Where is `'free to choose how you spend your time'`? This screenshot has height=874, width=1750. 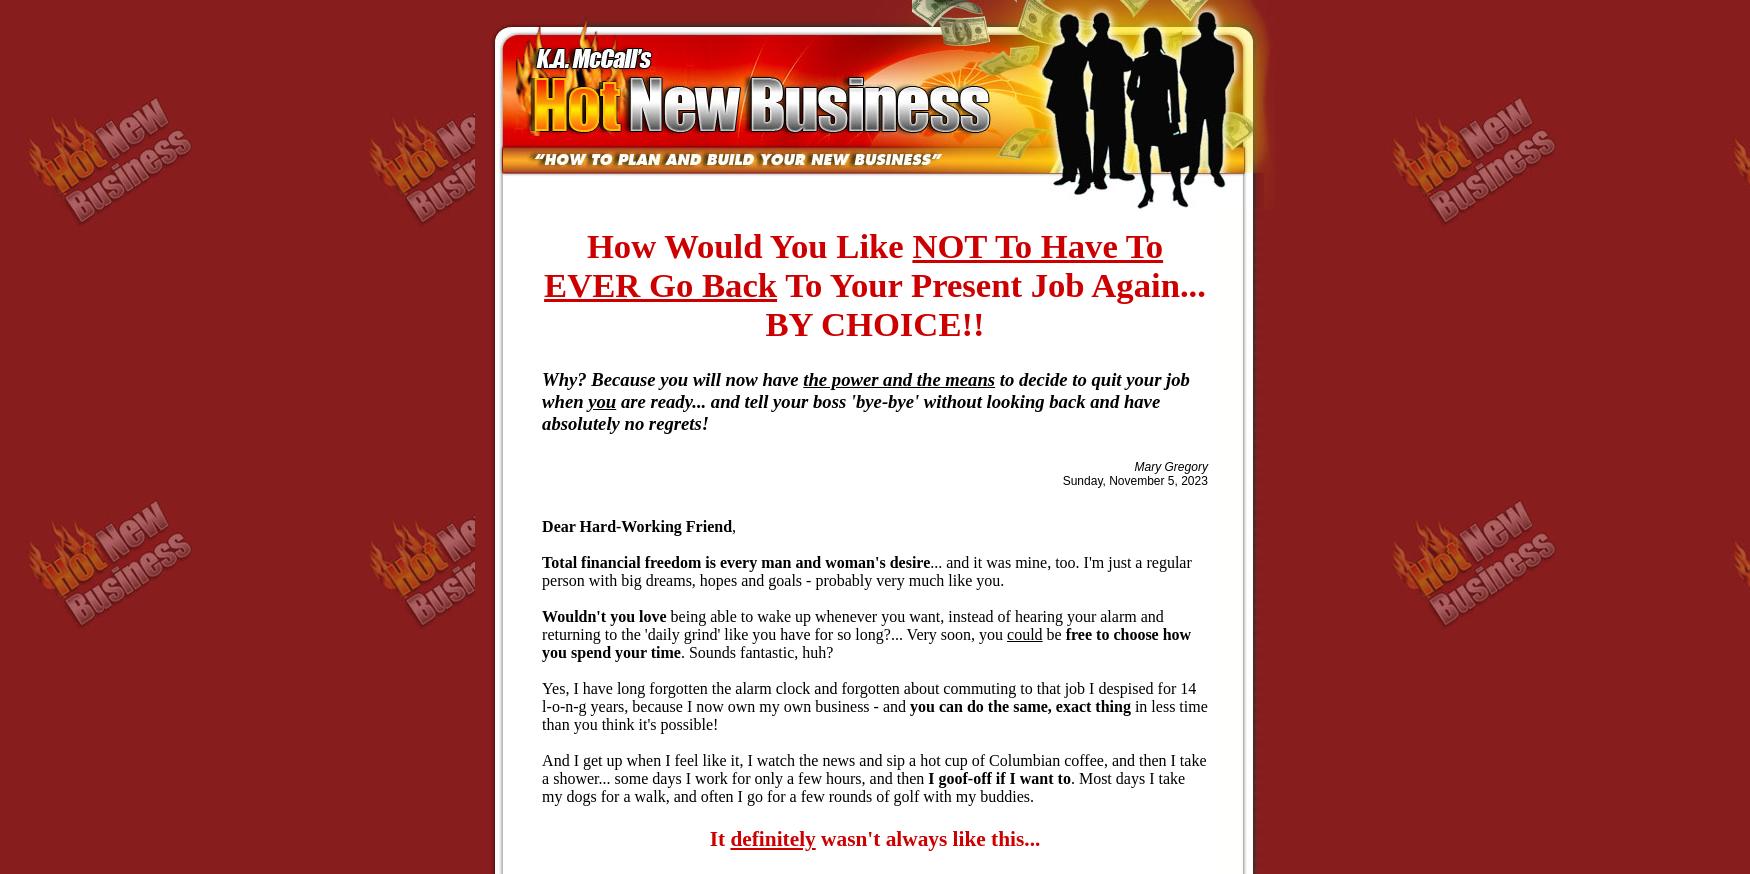
'free to choose how you spend your time' is located at coordinates (866, 641).